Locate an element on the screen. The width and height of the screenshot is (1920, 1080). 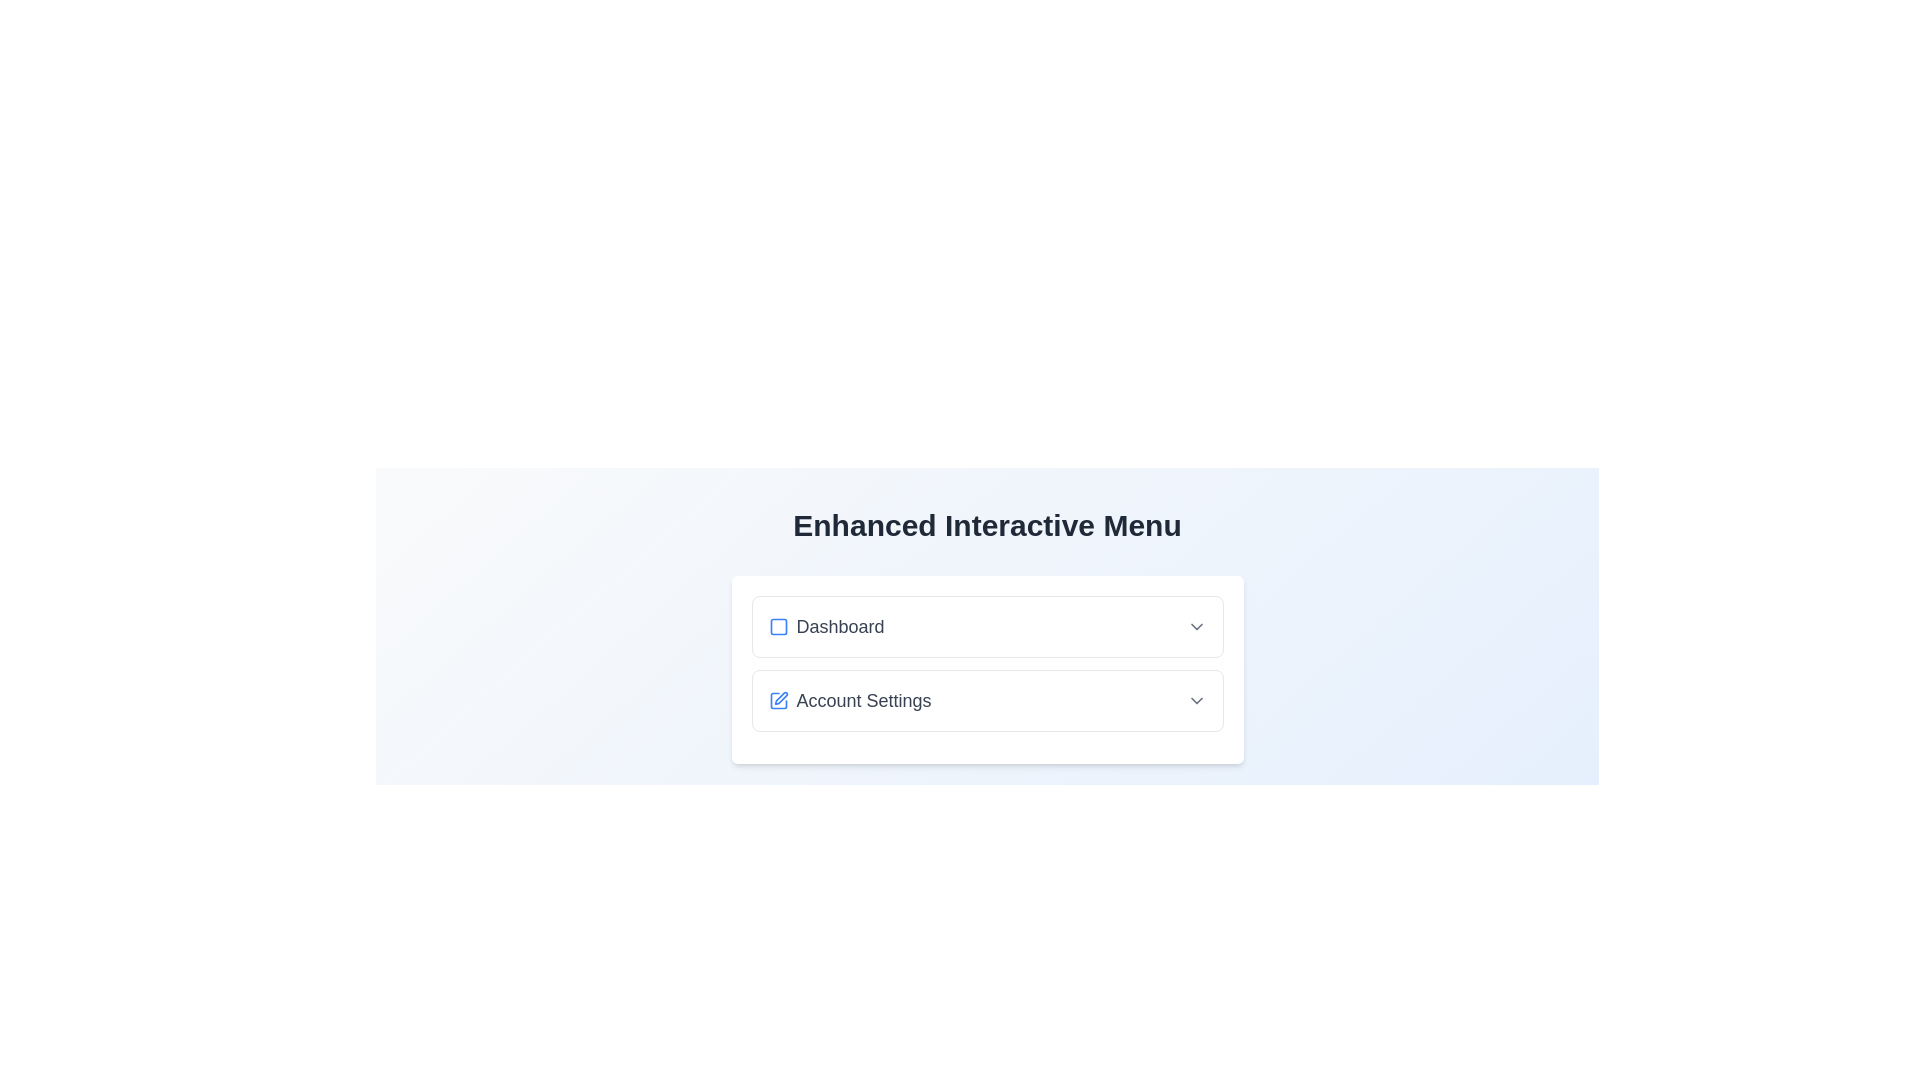
the 'Dashboard' icon which visually represents the Dashboard section of the interface, located at the top of the menu interface is located at coordinates (777, 626).